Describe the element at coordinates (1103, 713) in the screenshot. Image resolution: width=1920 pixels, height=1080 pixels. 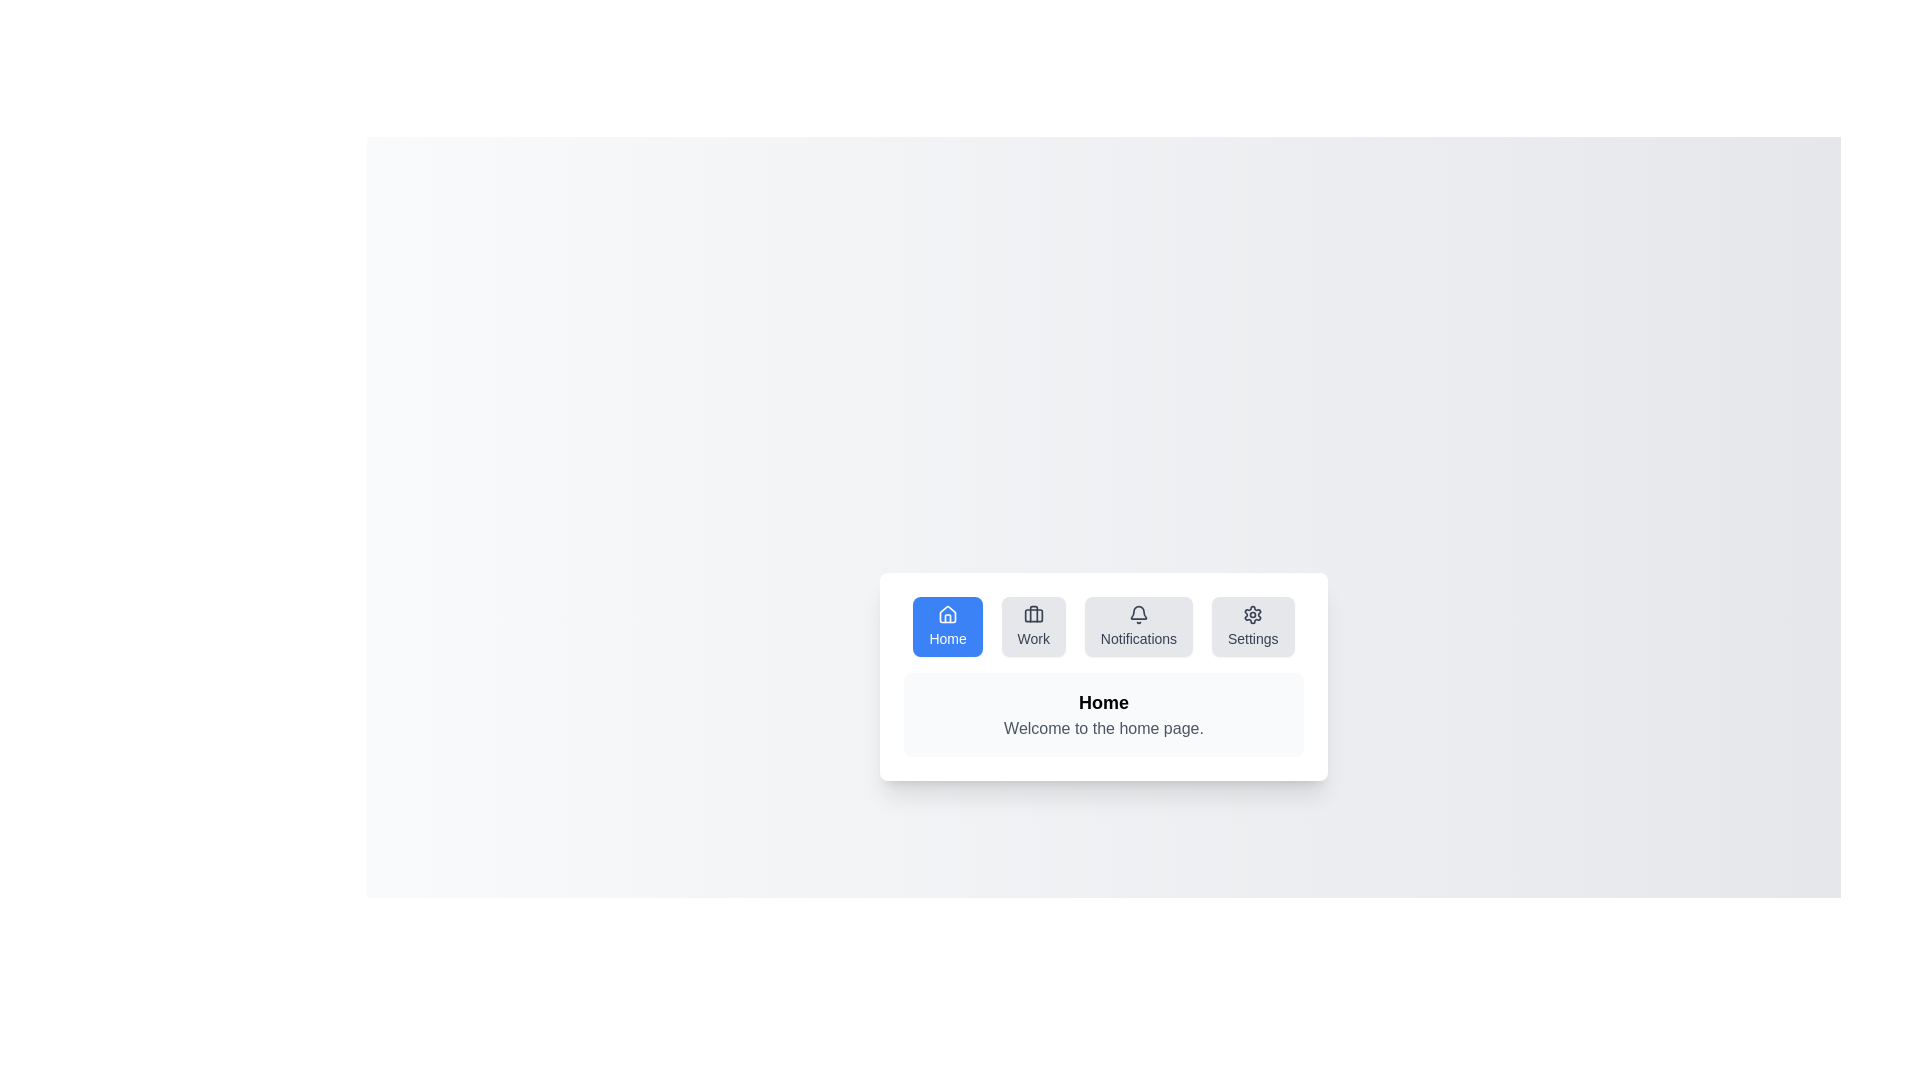
I see `the text display area that has a light gray background with rounded corners, featuring the title 'Home' and the subtitle 'Welcome to the home page.'` at that location.